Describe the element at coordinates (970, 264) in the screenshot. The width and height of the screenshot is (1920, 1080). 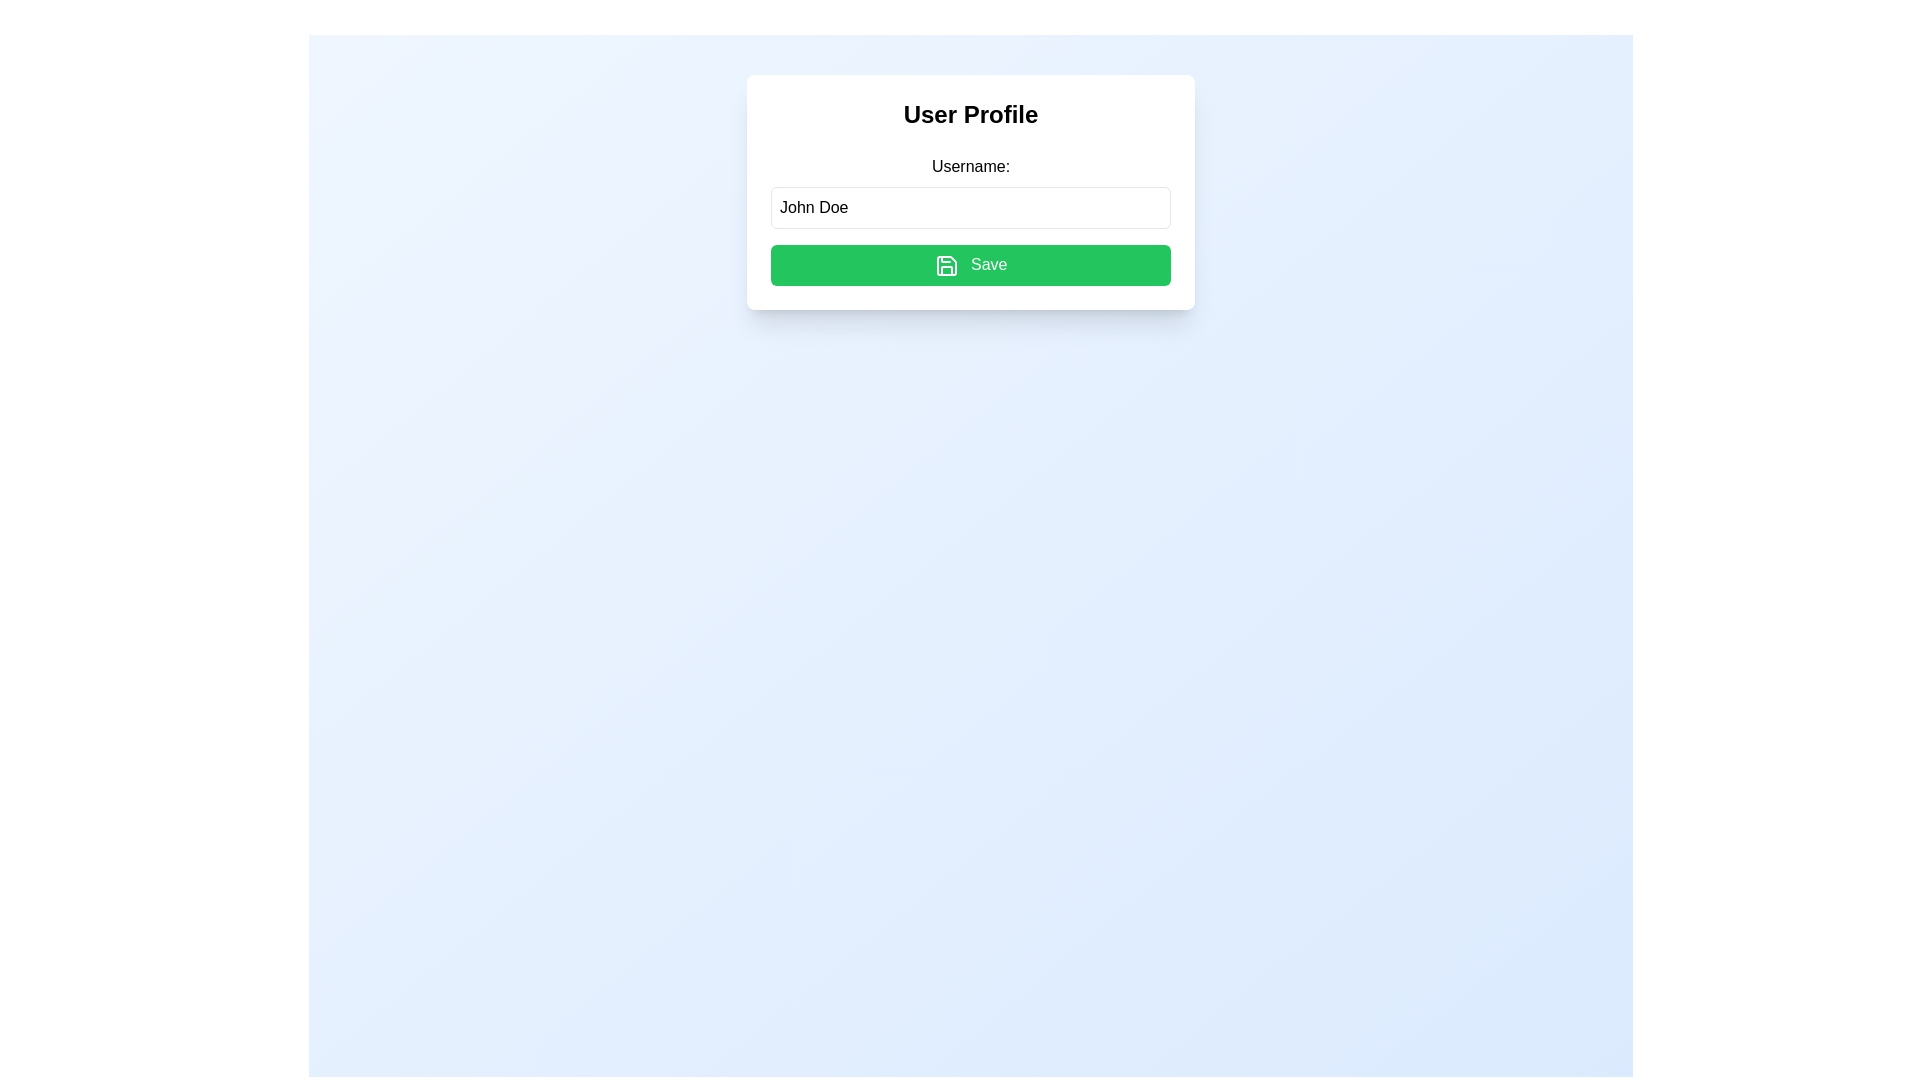
I see `the 'Save' button, which is a vibrant green rectangular button with white text and a save icon on the left side, located below the 'Username:' input field` at that location.